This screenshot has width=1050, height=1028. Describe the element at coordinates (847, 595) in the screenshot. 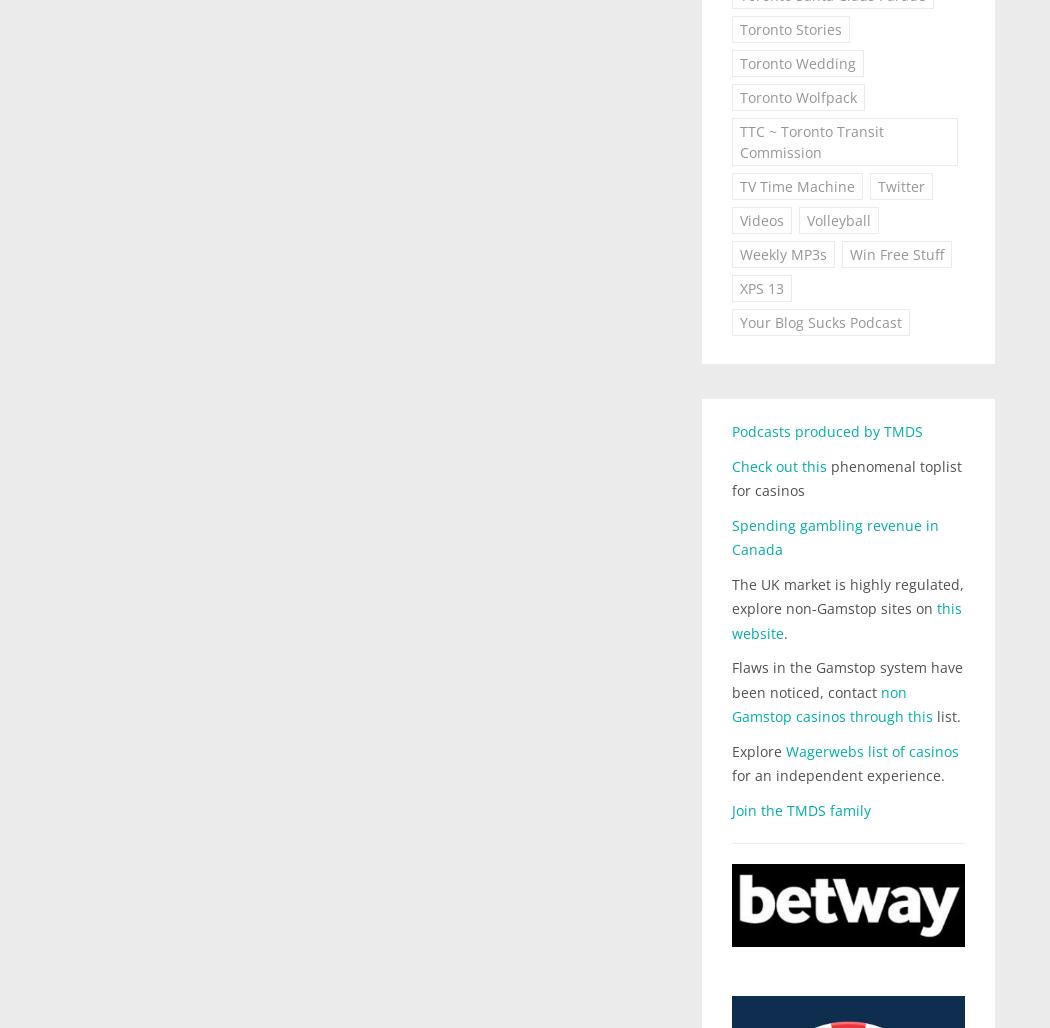

I see `'The UK market is highly regulated, explore non-Gamstop sites on'` at that location.